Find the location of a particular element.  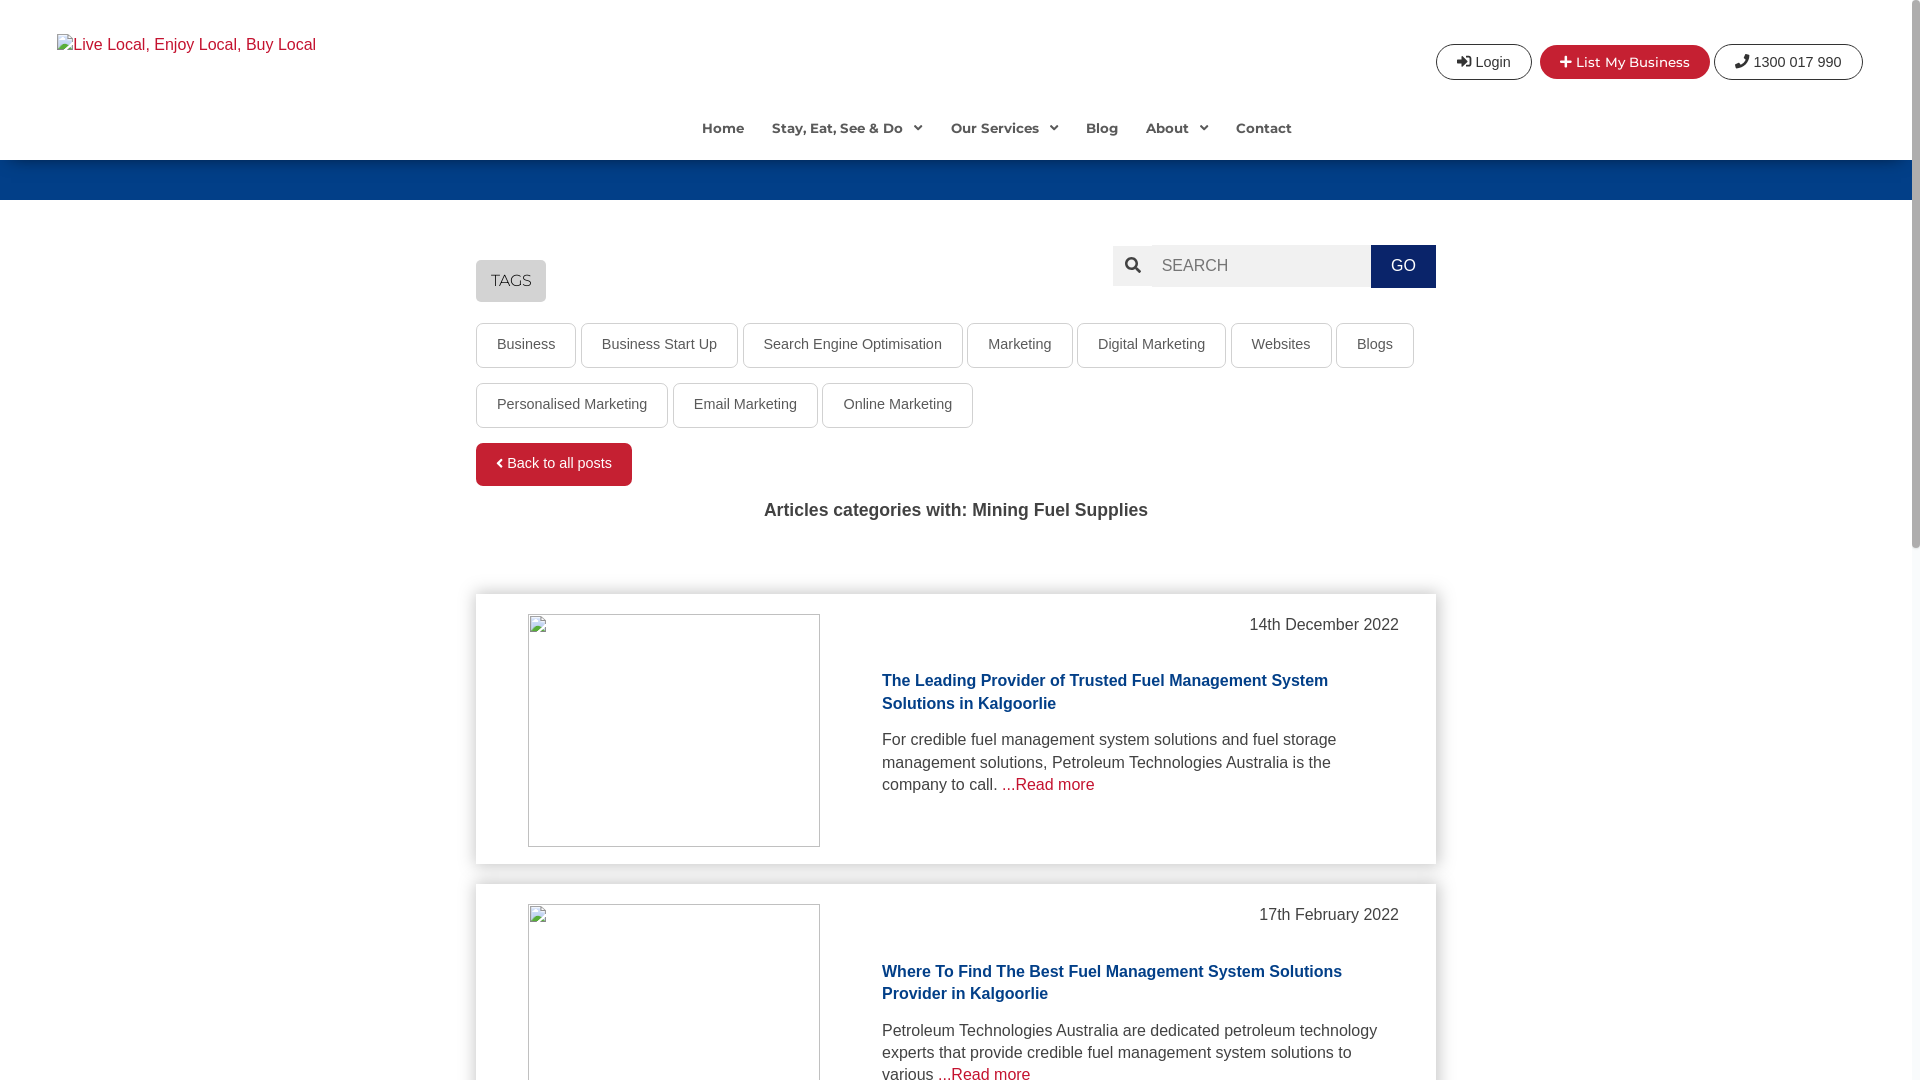

'Our Services' is located at coordinates (1004, 141).